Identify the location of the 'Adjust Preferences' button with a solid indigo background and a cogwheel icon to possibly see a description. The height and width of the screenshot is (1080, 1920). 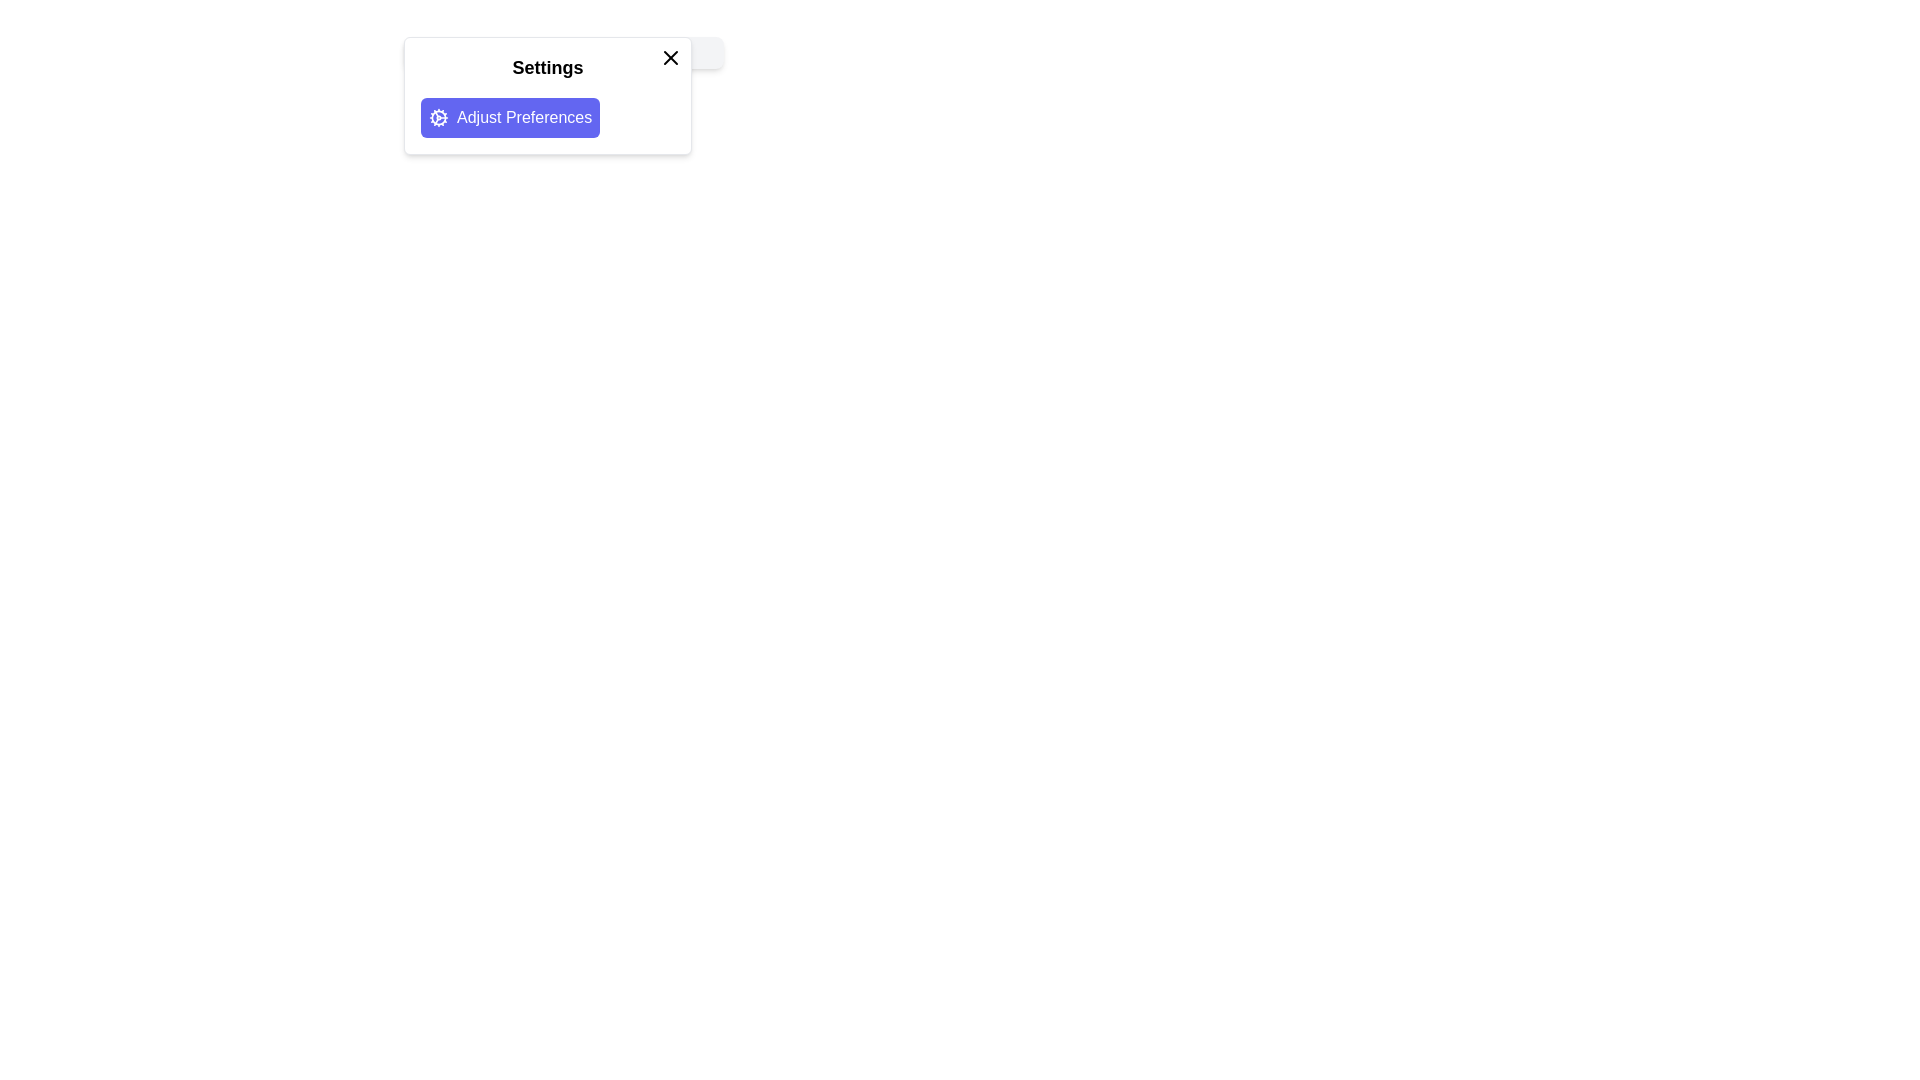
(510, 118).